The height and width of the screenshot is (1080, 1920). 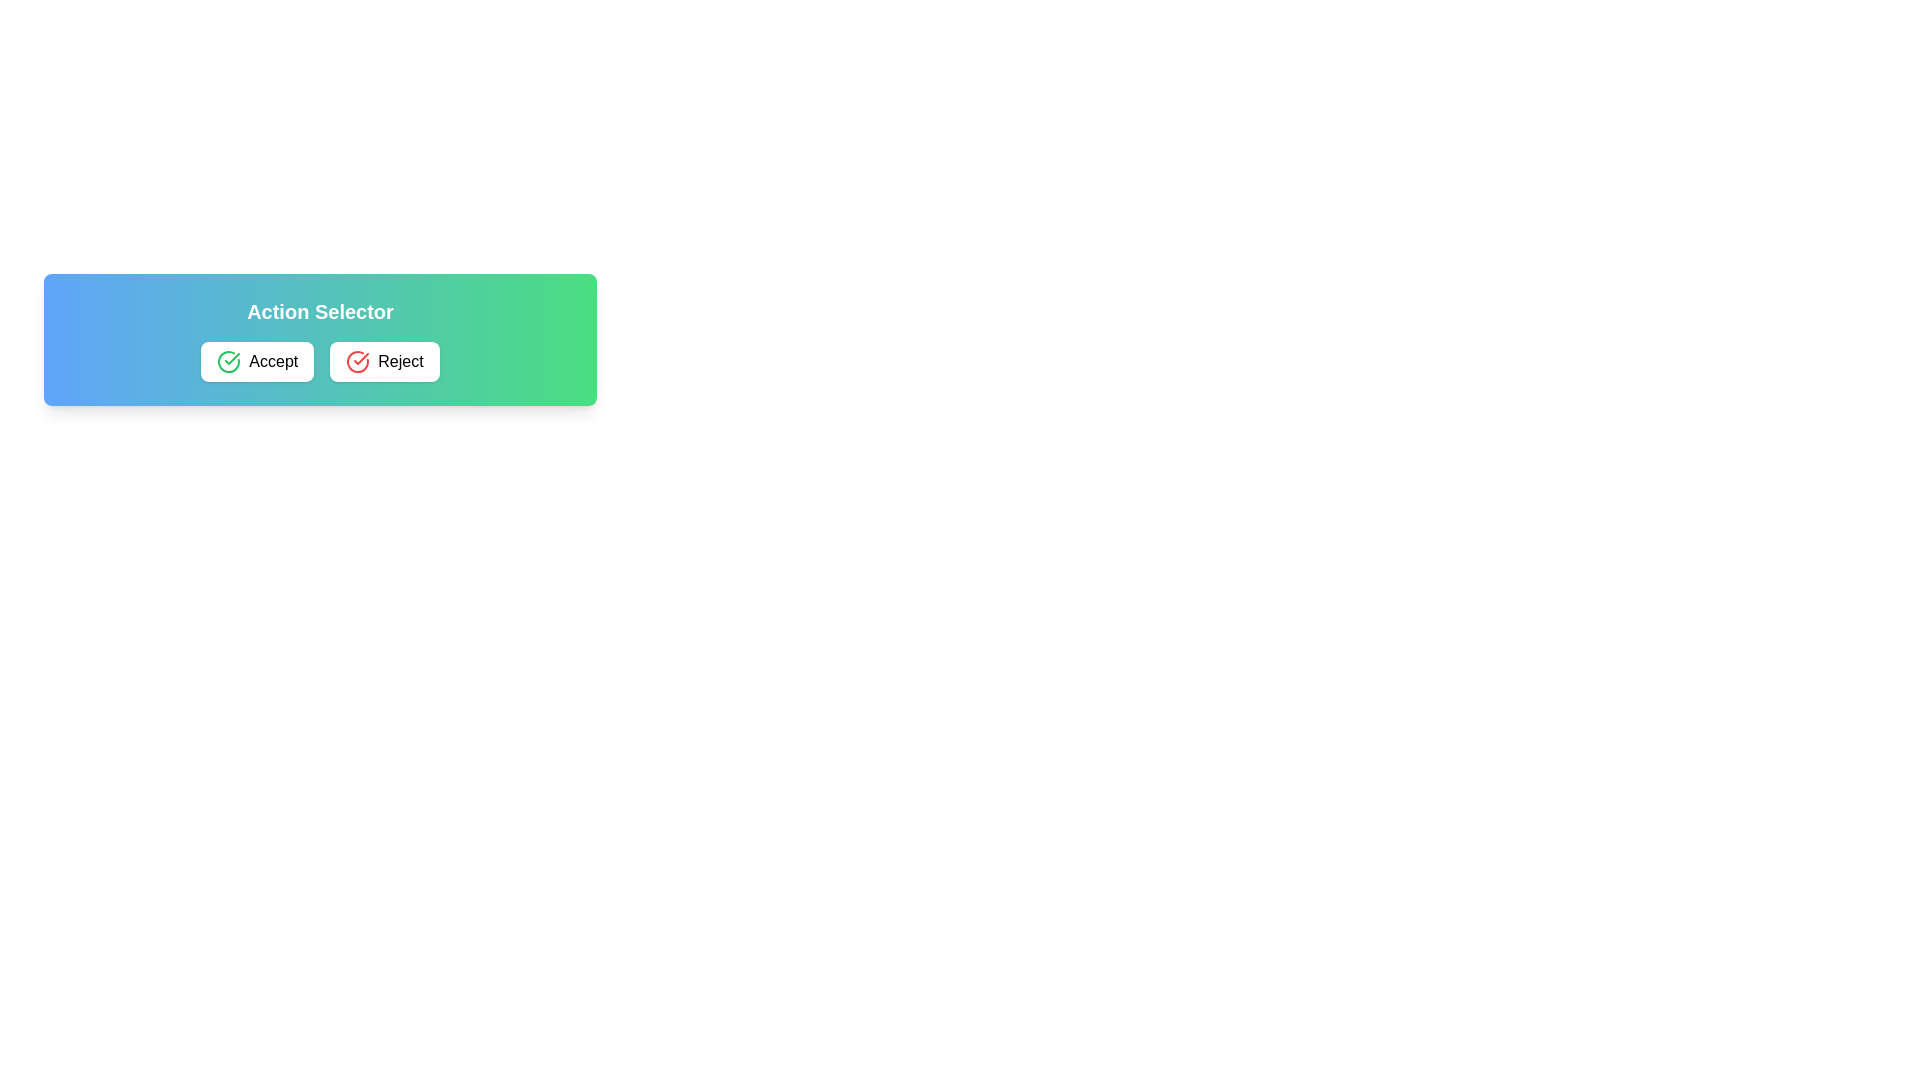 What do you see at coordinates (384, 362) in the screenshot?
I see `the 'Reject' button` at bounding box center [384, 362].